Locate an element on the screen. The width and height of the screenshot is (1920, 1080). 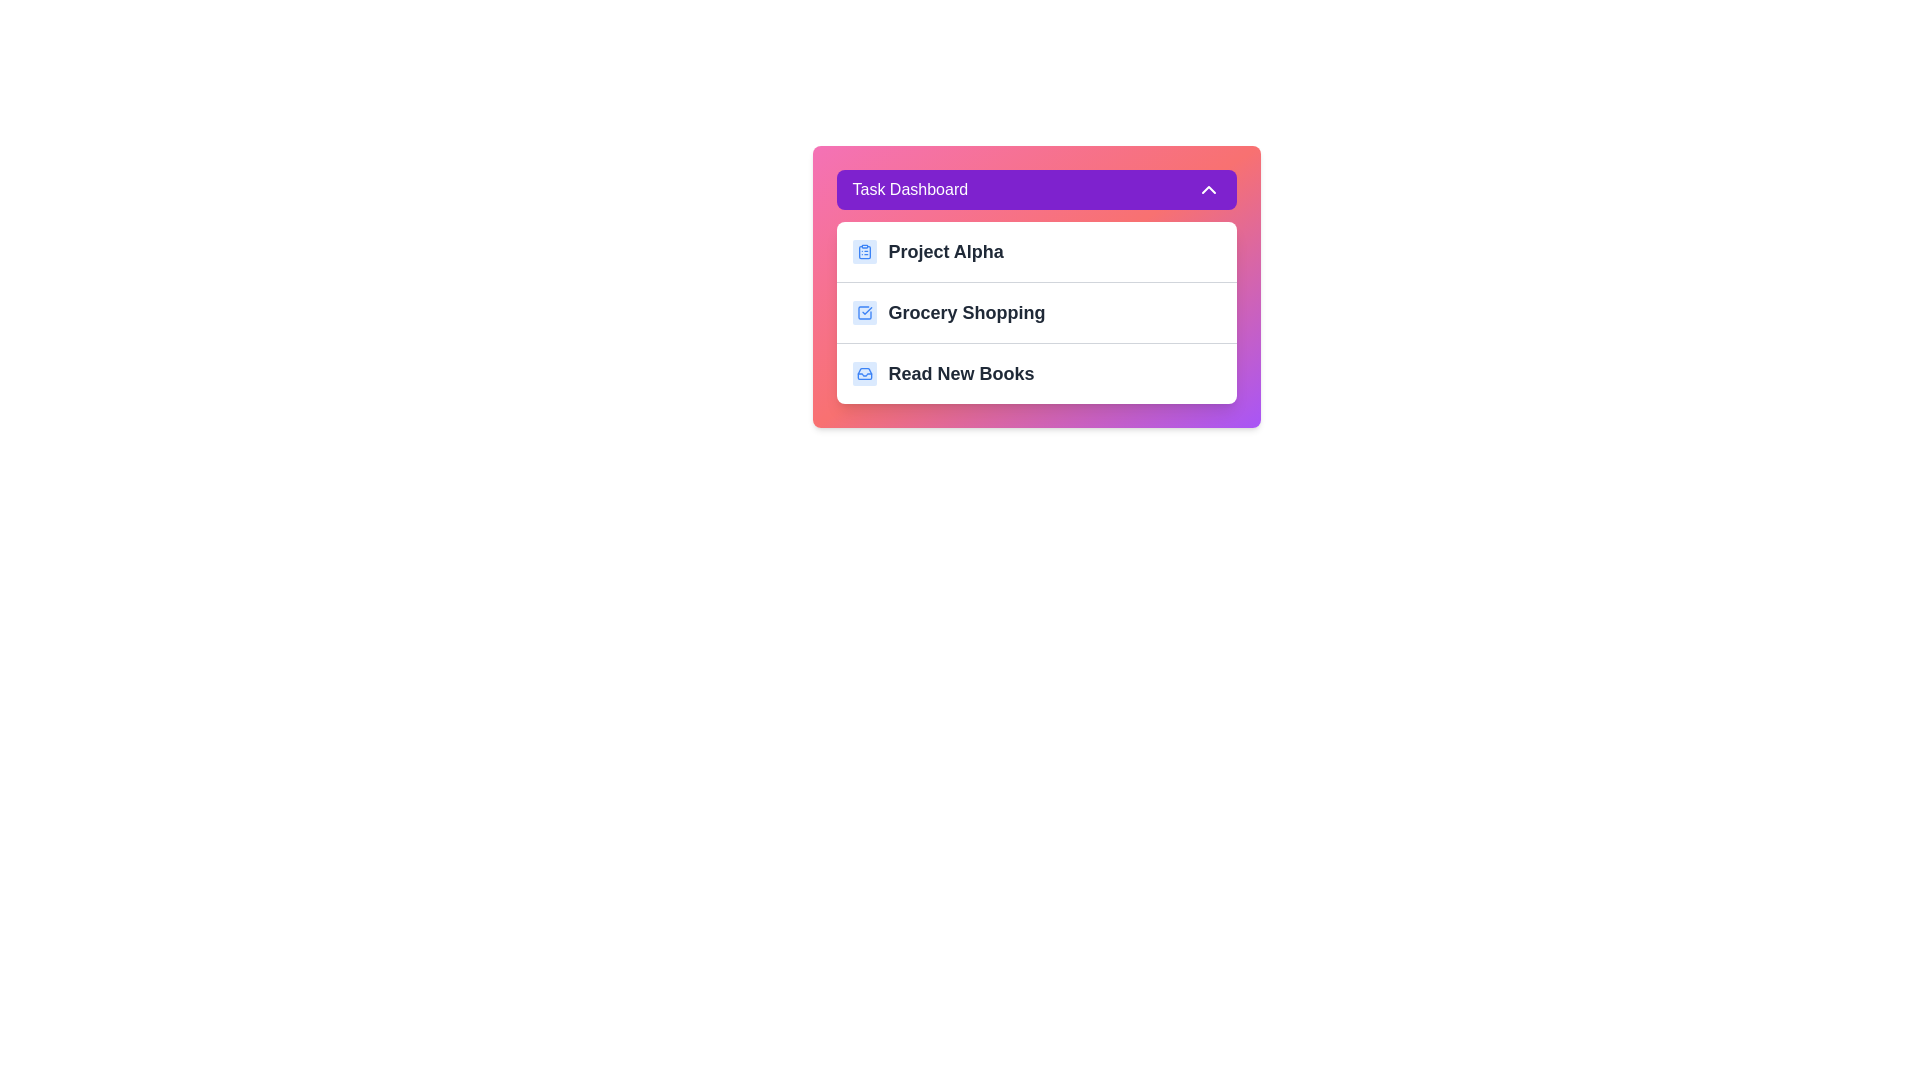
the upward-pointing chevron icon button associated with the 'Task Dashboard' header is located at coordinates (1207, 189).